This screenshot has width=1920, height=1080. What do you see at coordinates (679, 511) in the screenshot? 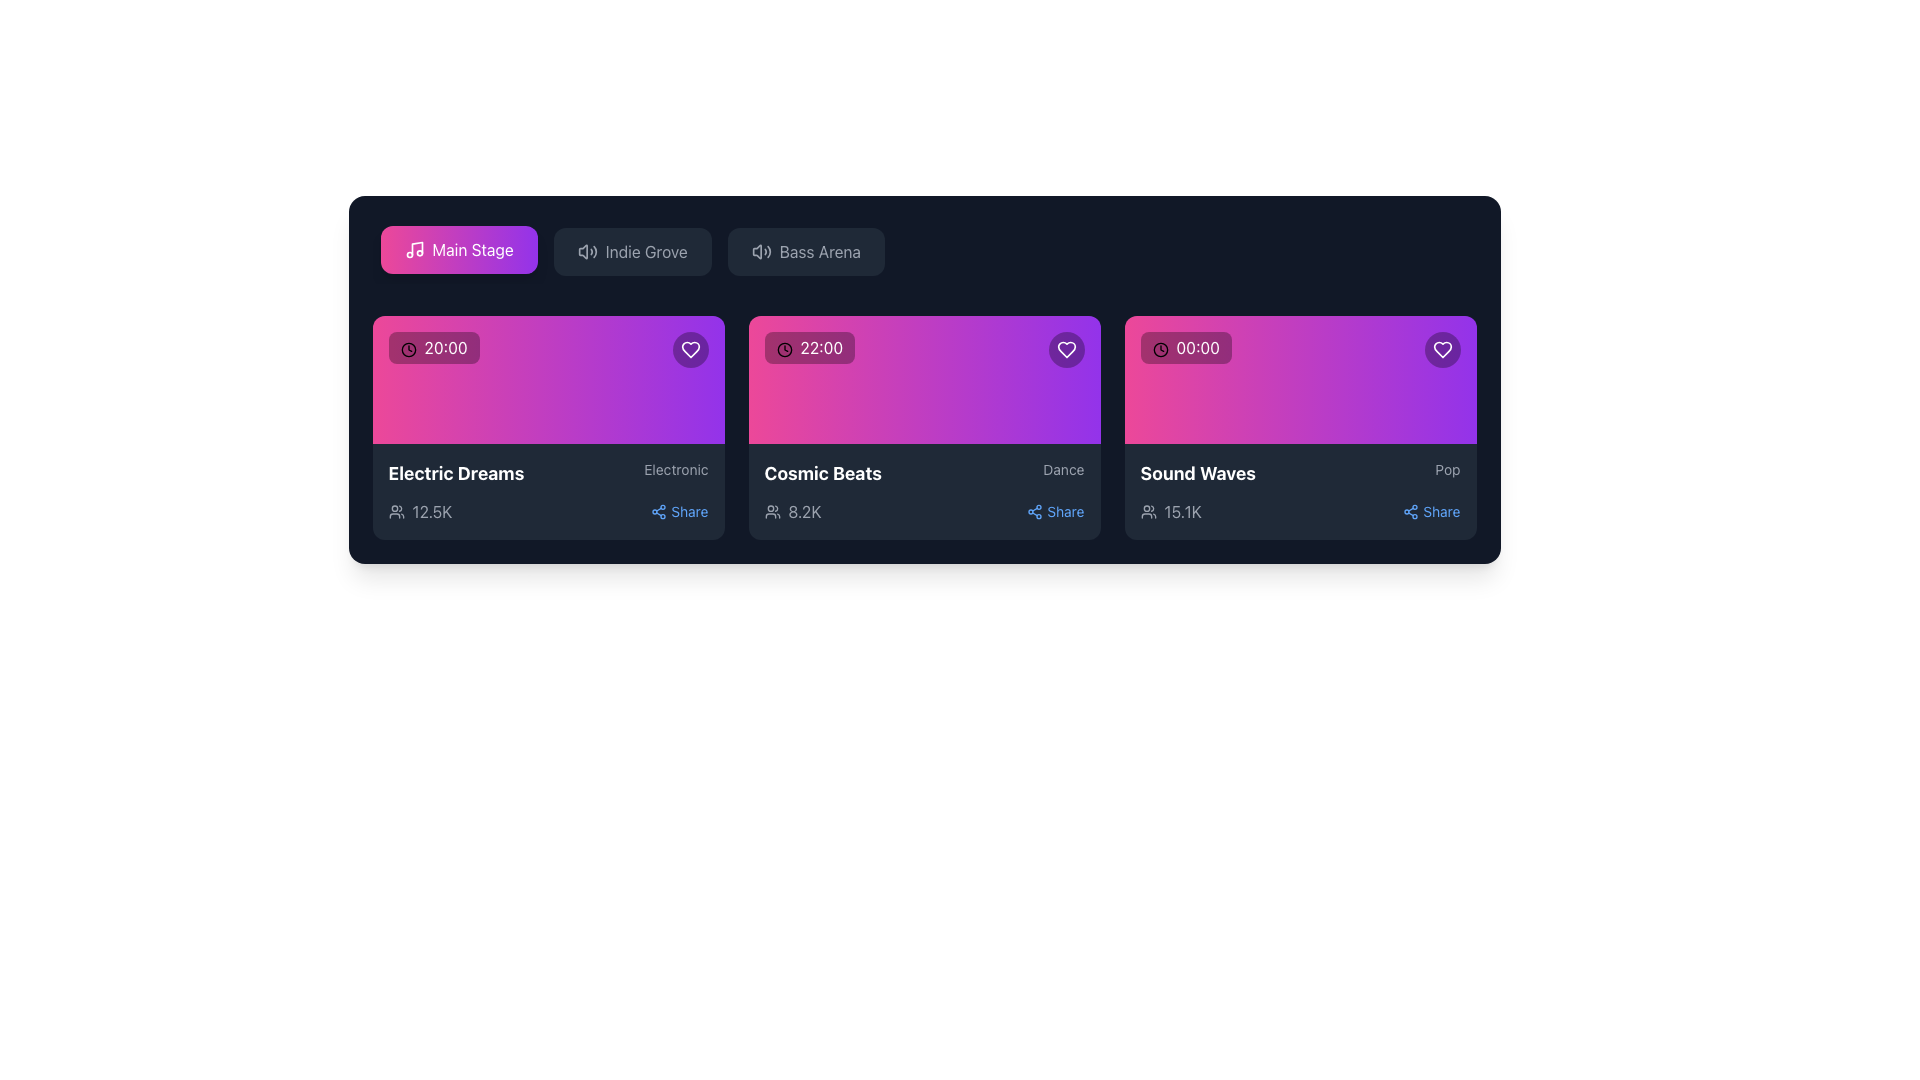
I see `the 'Share' button located at the bottom-right of the 'Electric Dreams' event card, which features a small blue font and a share network icon, to initiate the sharing process` at bounding box center [679, 511].